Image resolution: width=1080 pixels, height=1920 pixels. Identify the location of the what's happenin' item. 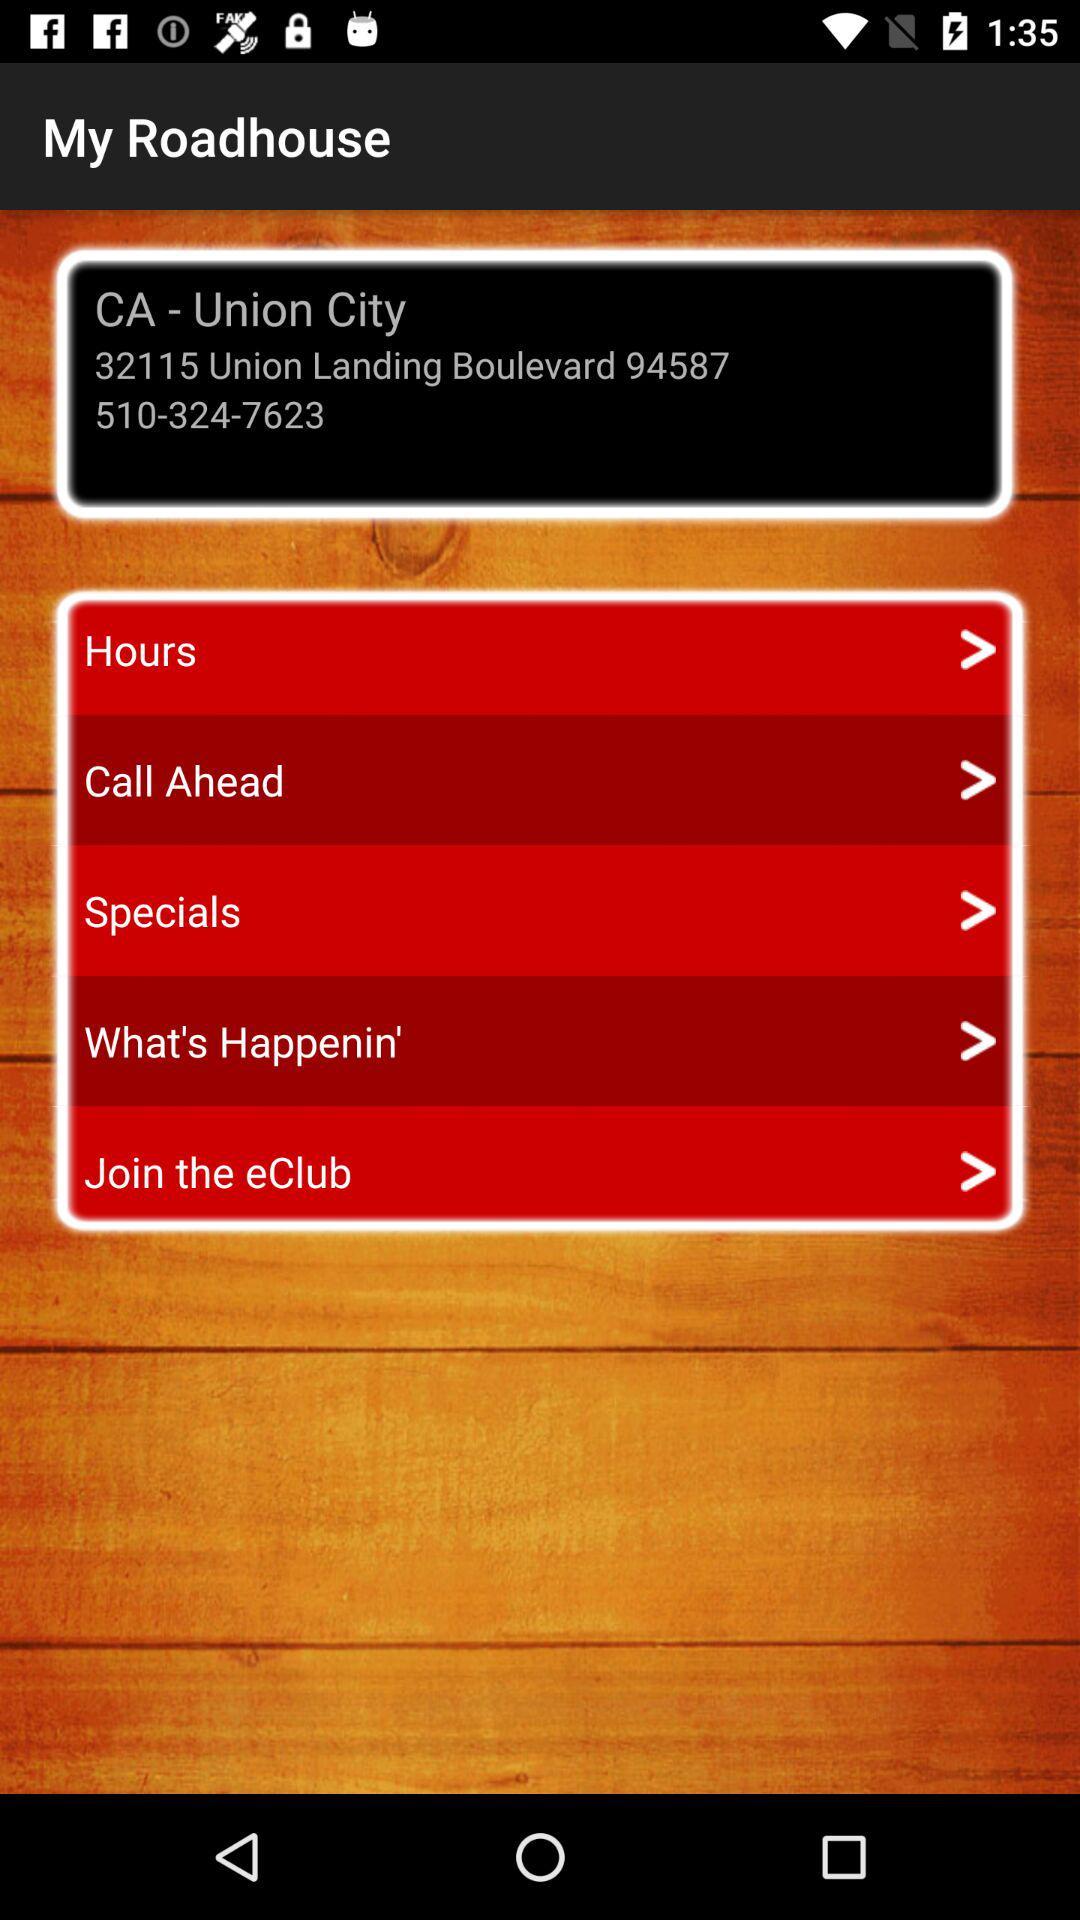
(224, 1040).